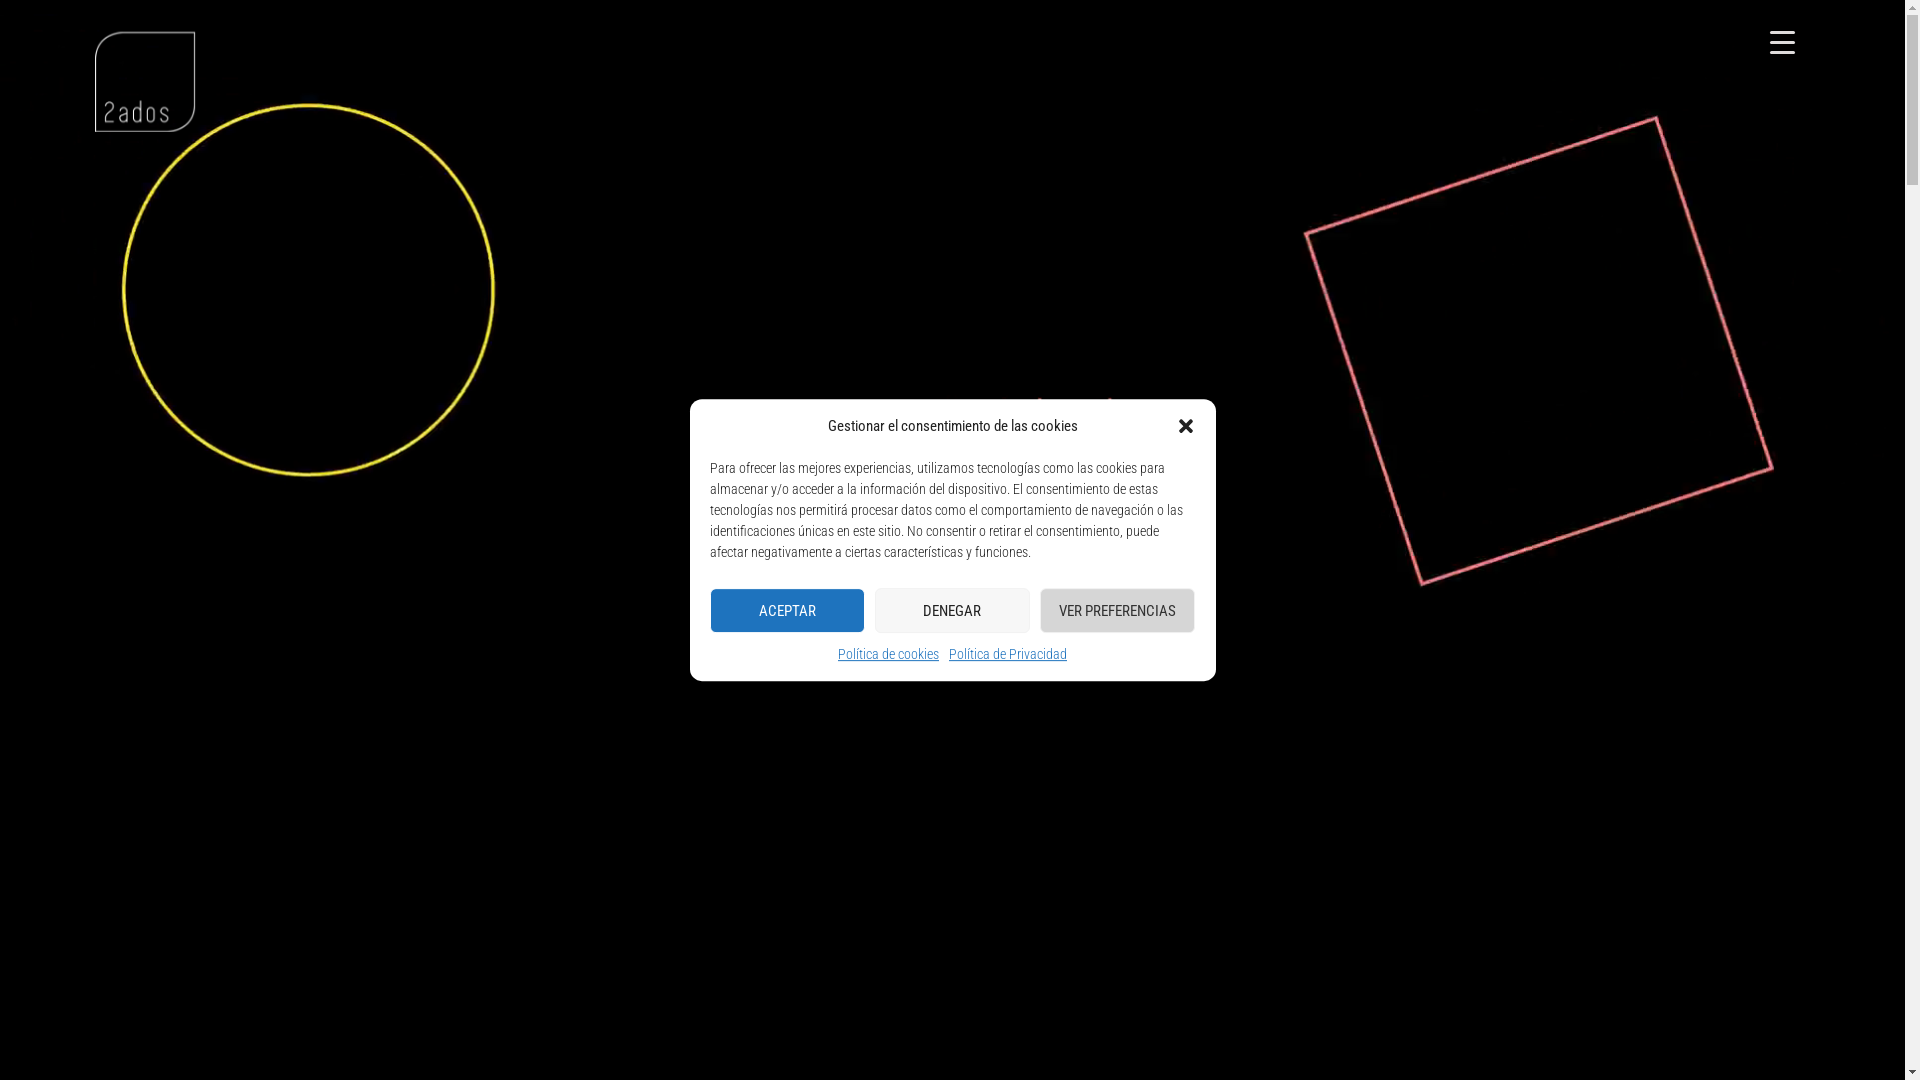 The image size is (1920, 1080). I want to click on 'ACEPTAR', so click(710, 609).